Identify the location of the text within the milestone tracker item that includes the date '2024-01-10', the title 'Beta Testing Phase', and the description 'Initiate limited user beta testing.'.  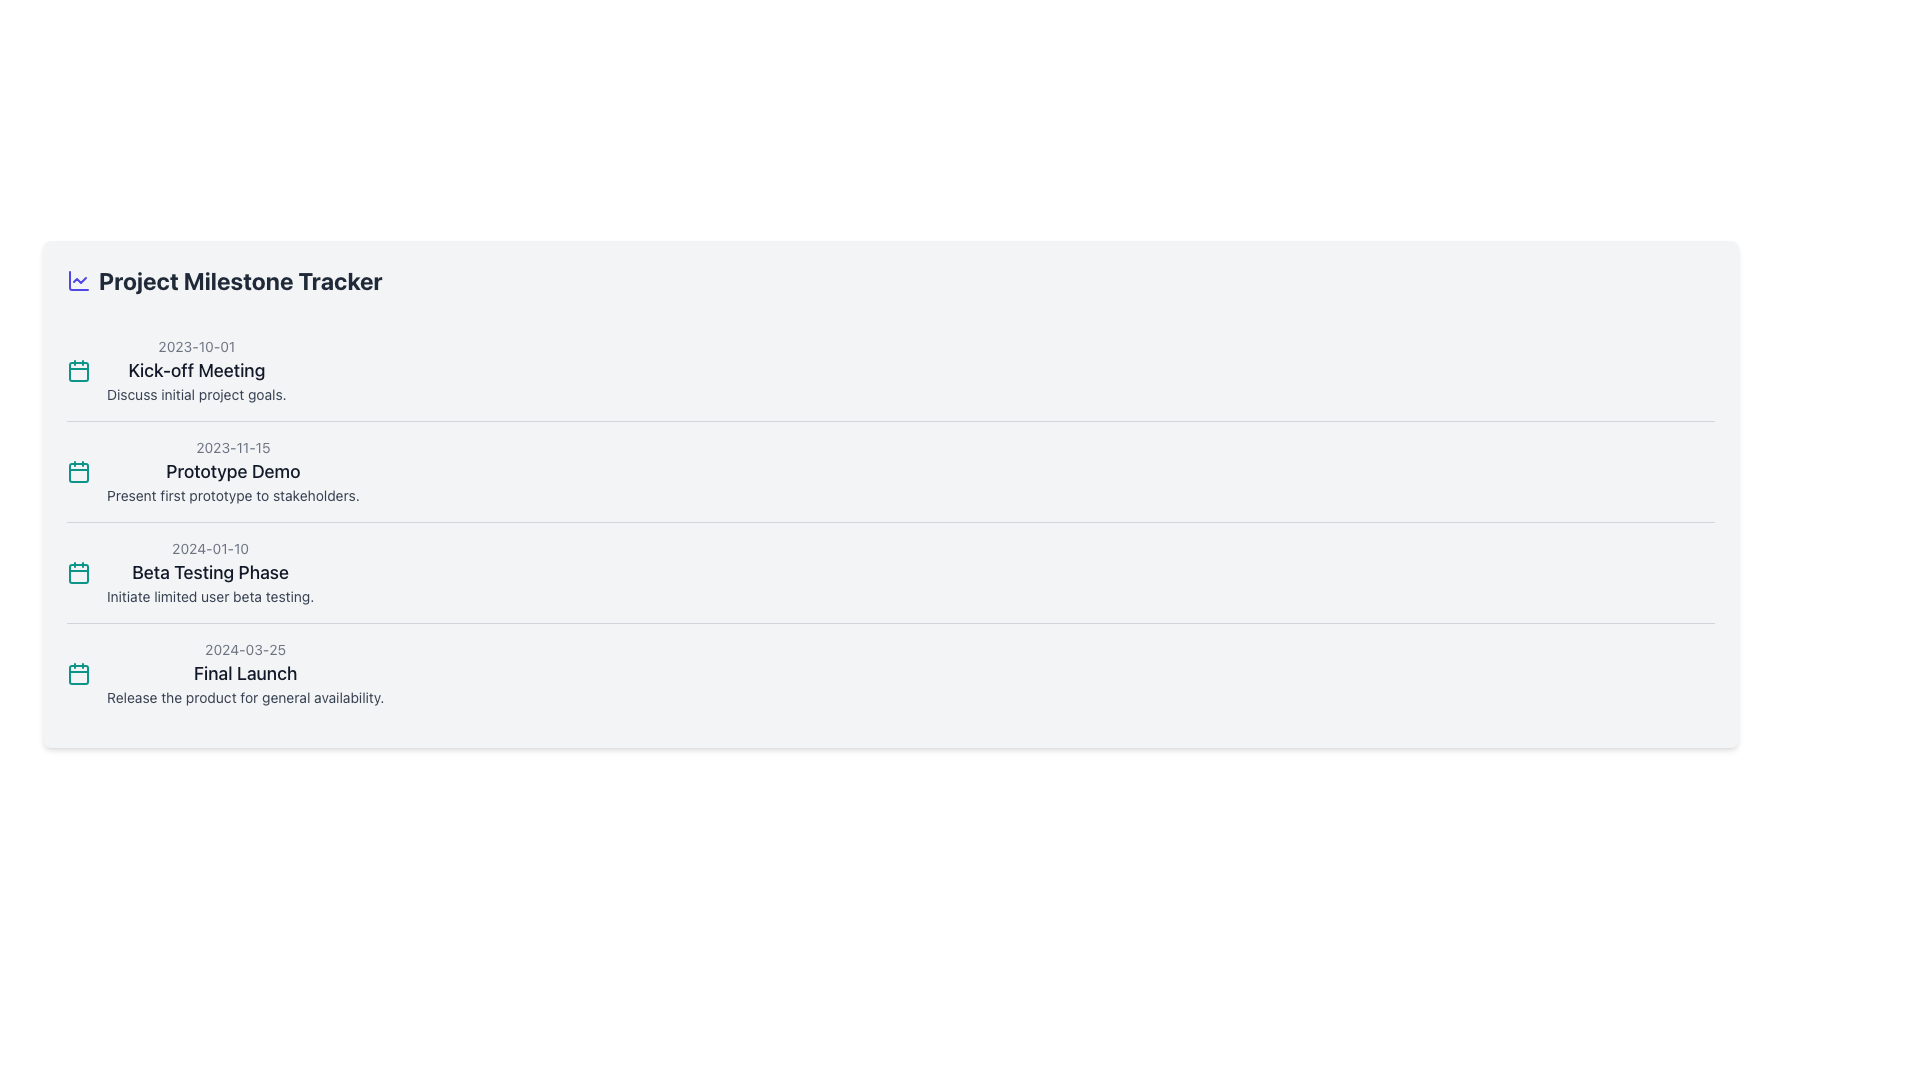
(890, 573).